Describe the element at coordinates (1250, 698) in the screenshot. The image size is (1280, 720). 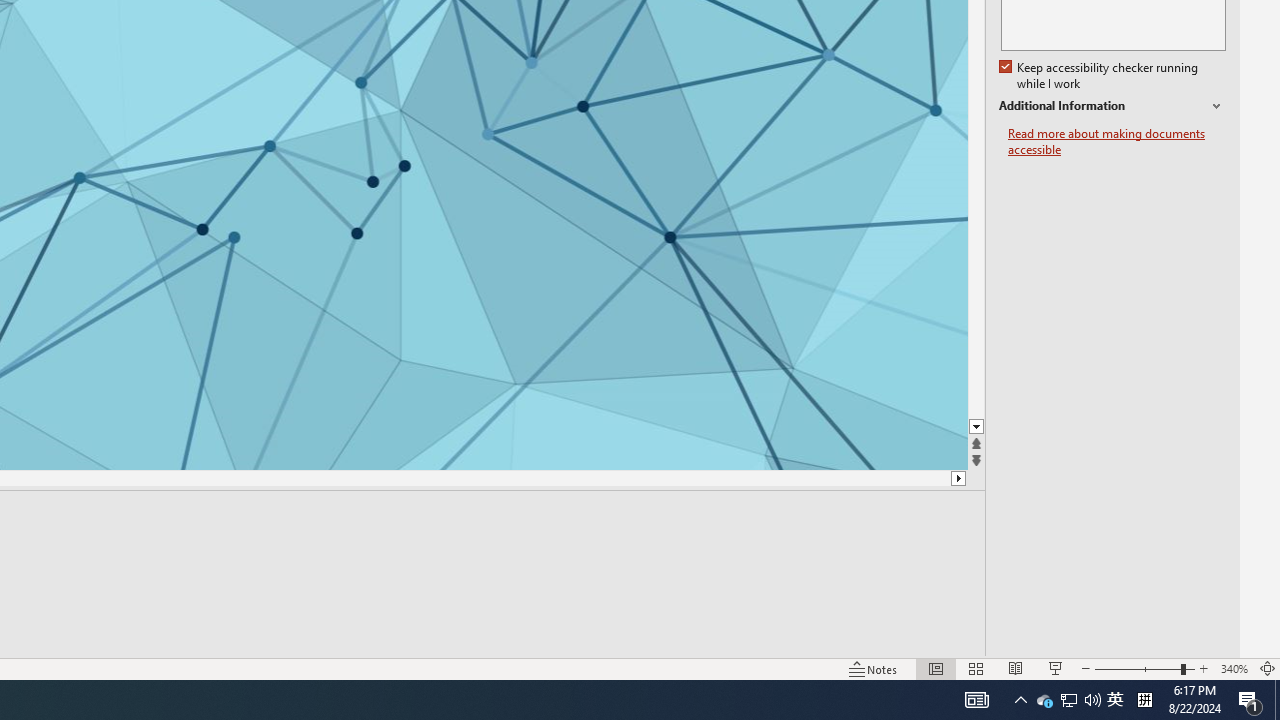
I see `'Action Center, 1 new notification'` at that location.